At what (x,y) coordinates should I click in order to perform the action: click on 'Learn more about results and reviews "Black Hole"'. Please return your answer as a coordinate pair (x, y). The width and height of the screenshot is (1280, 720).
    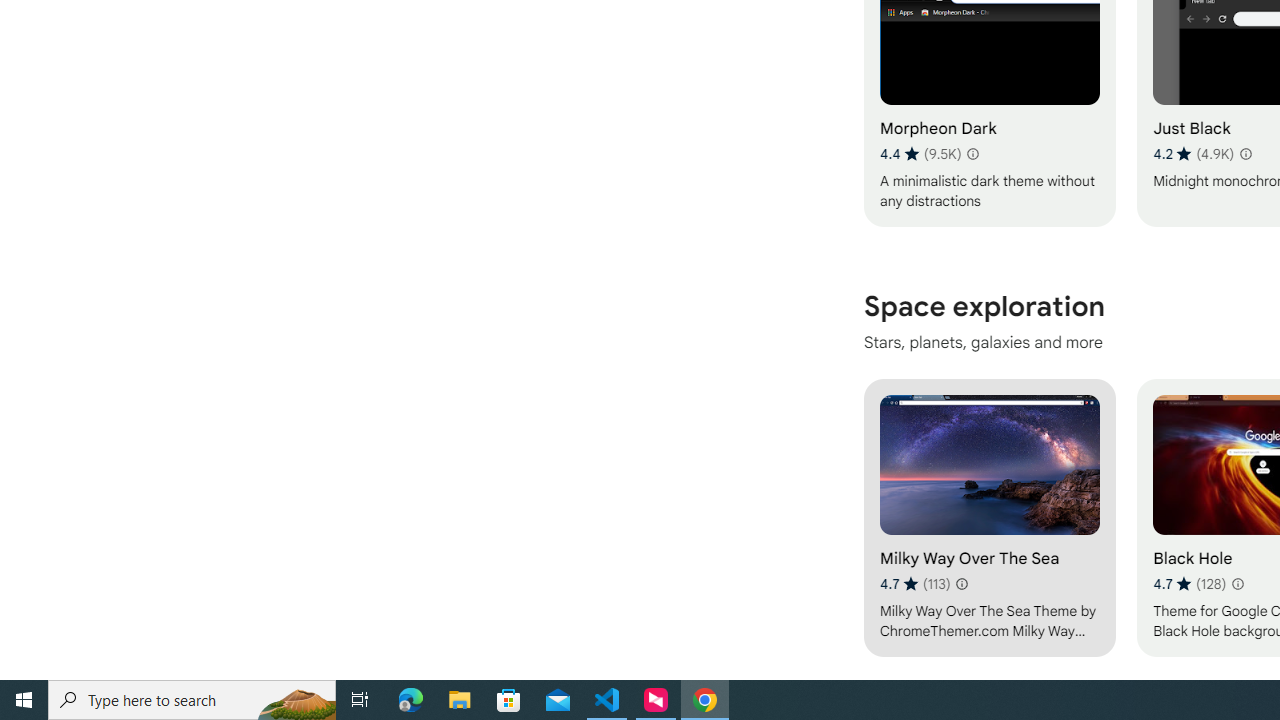
    Looking at the image, I should click on (1236, 583).